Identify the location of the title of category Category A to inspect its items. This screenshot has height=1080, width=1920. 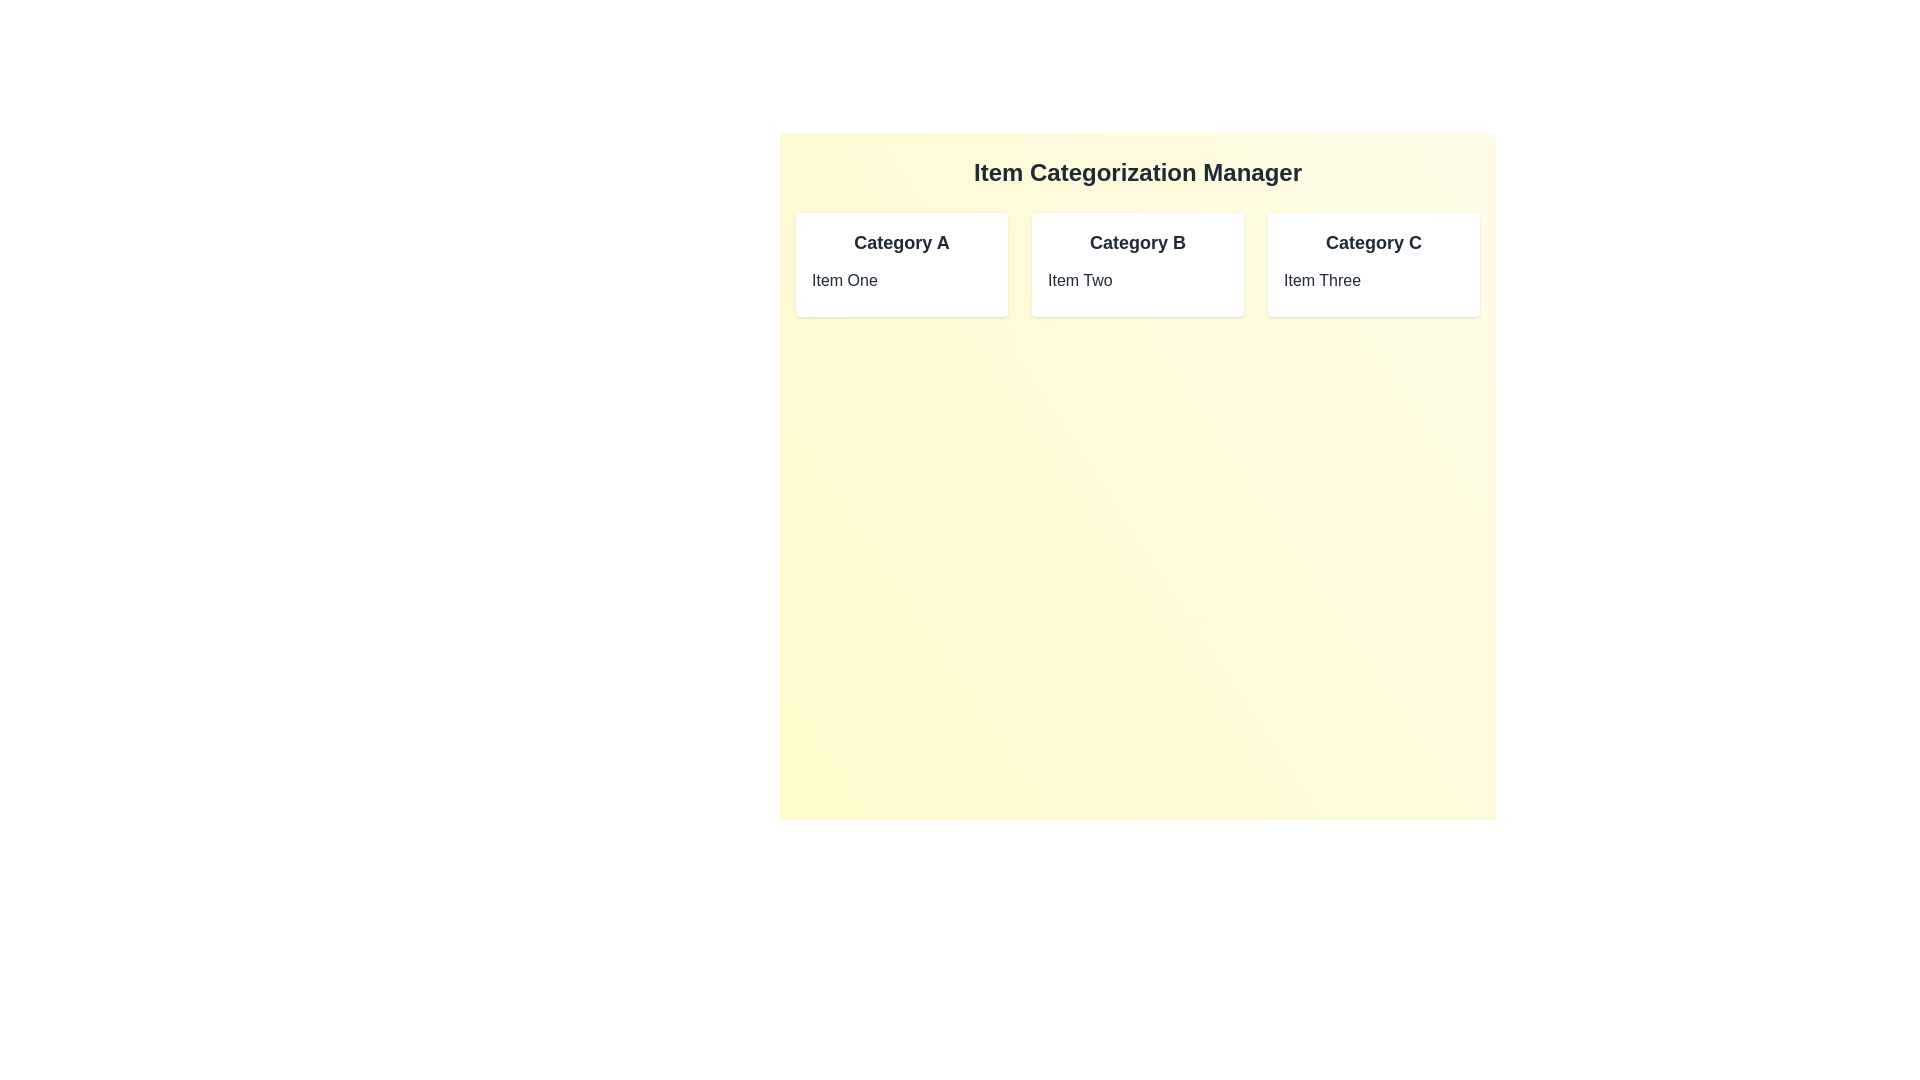
(901, 242).